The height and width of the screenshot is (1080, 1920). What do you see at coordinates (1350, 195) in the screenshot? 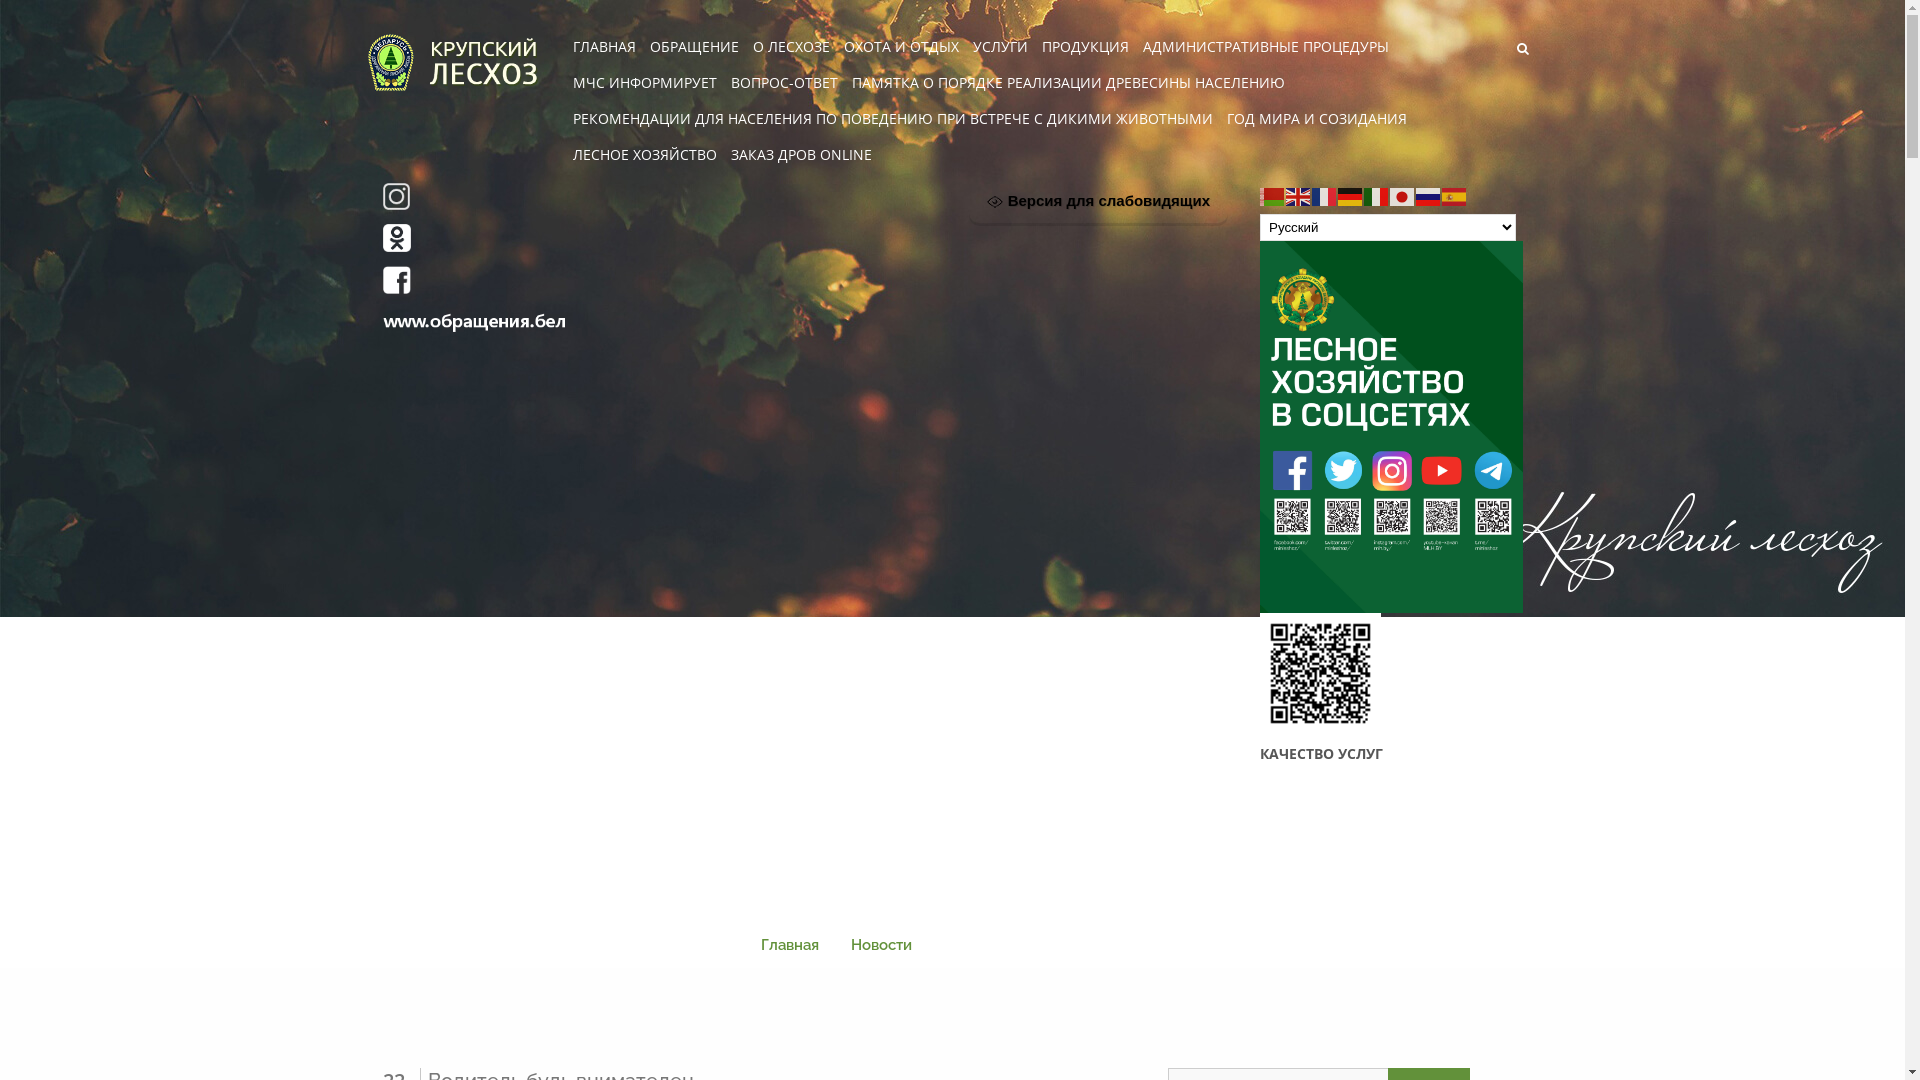
I see `'Deutsch'` at bounding box center [1350, 195].